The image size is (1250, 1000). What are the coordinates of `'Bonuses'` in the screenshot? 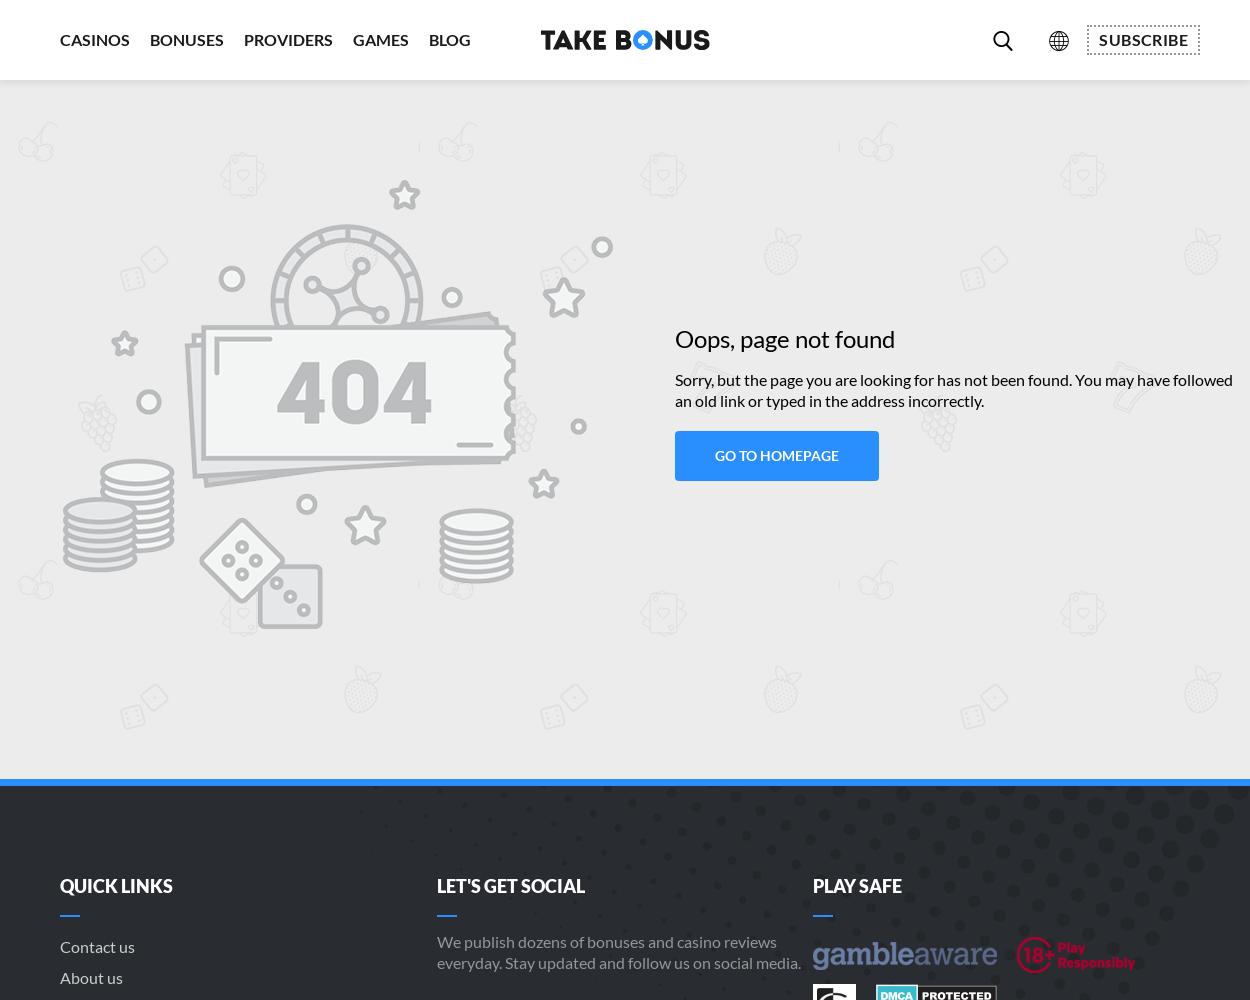 It's located at (187, 39).